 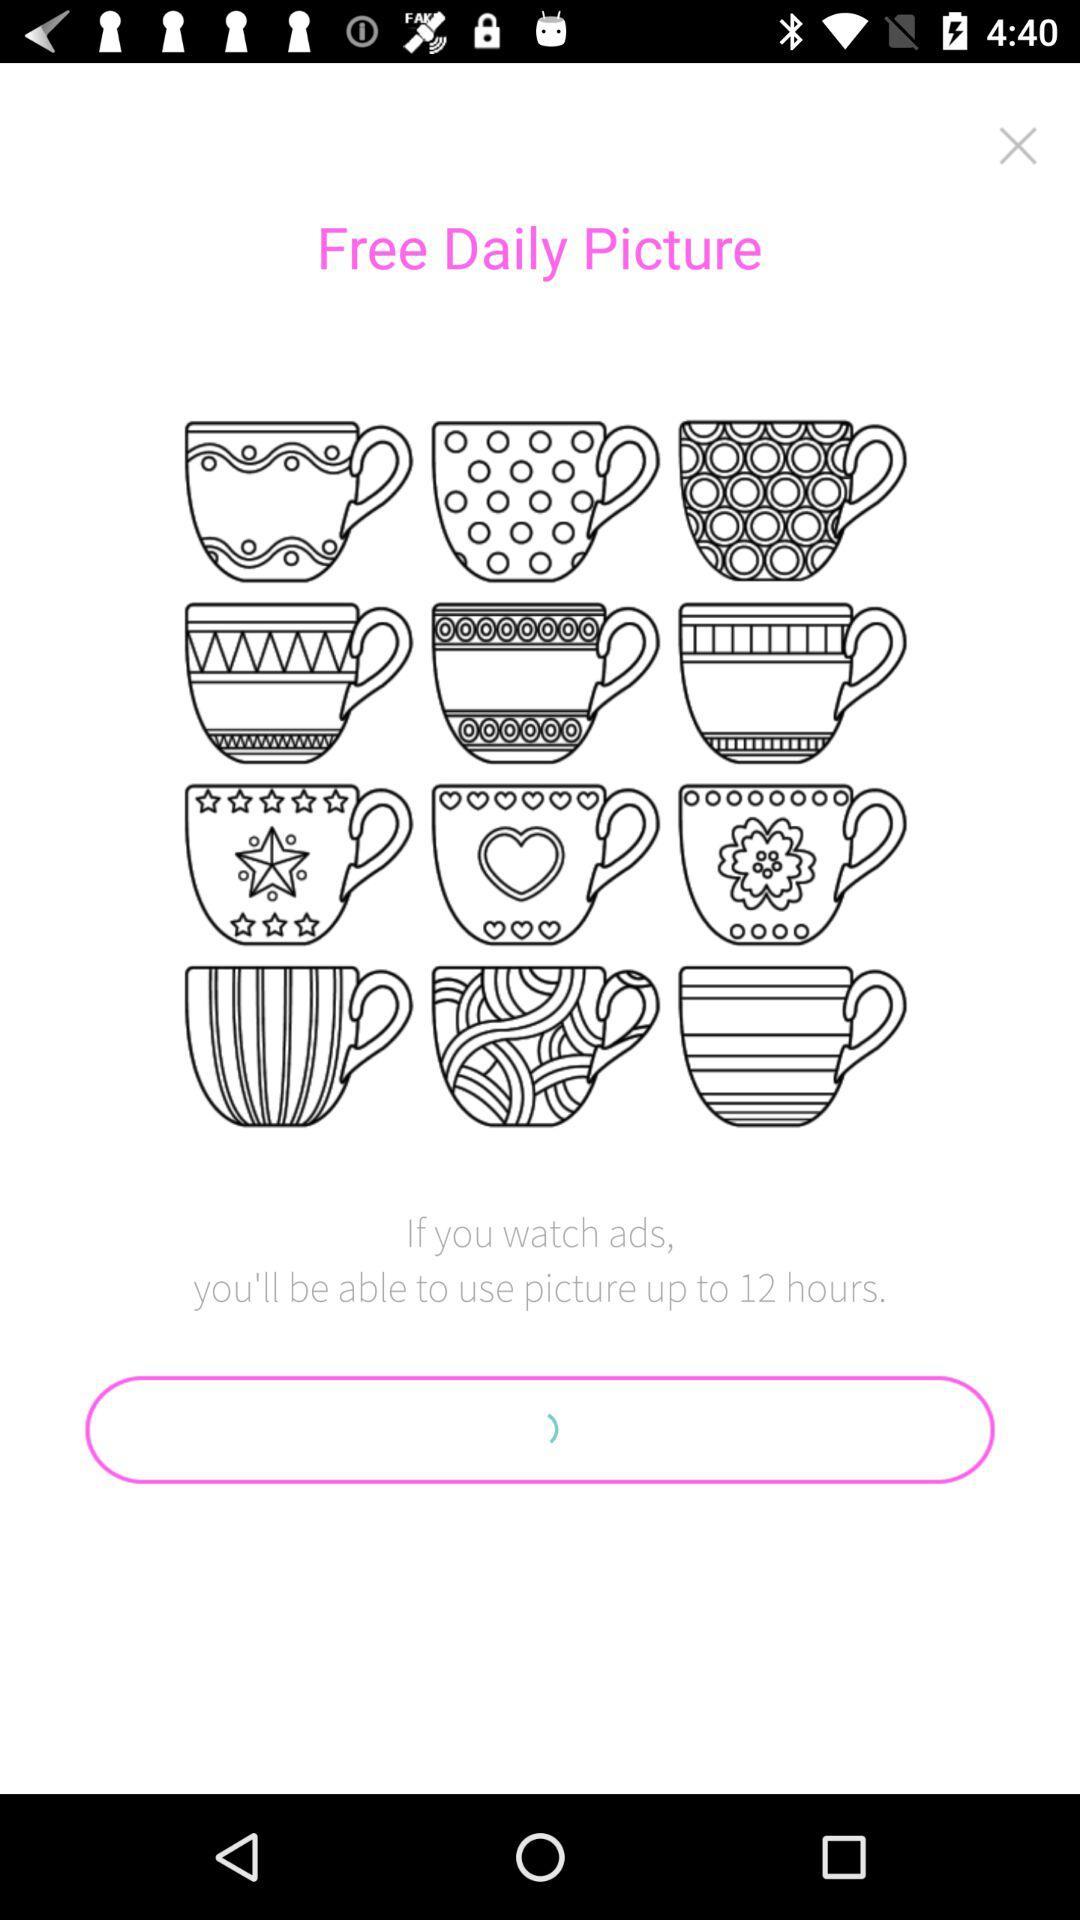 I want to click on close, so click(x=1018, y=144).